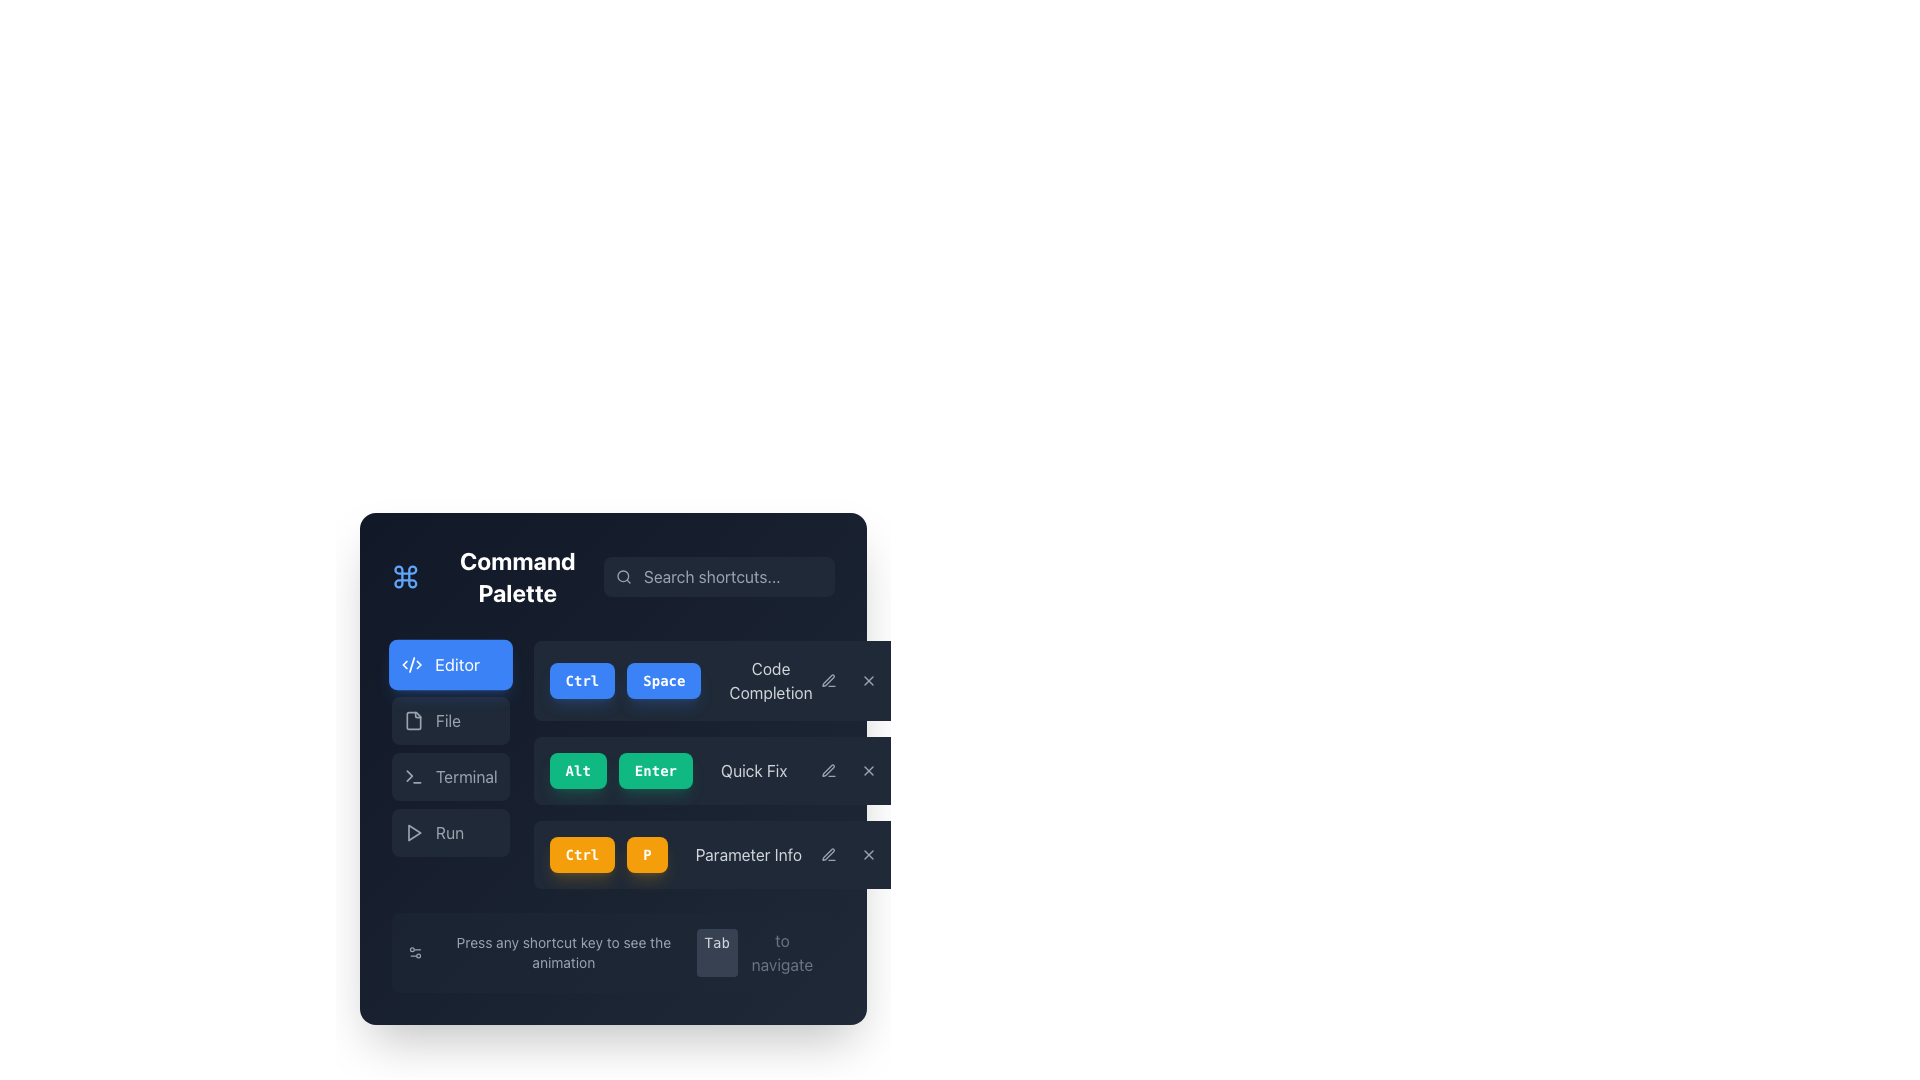 This screenshot has height=1080, width=1920. Describe the element at coordinates (465, 775) in the screenshot. I see `the Text label that indicates the terminal functionalities in the lower section of the 'Command Palette' interface, positioned next to the terminal icon` at that location.